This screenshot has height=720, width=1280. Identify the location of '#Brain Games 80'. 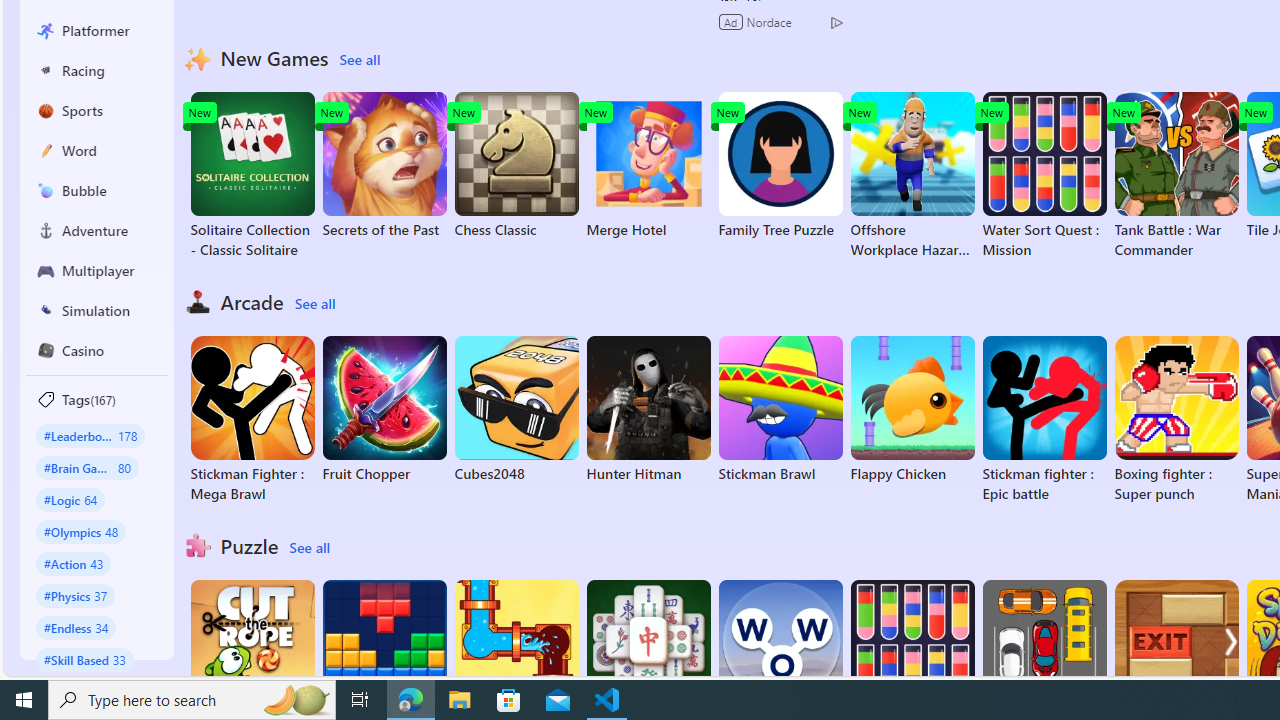
(86, 467).